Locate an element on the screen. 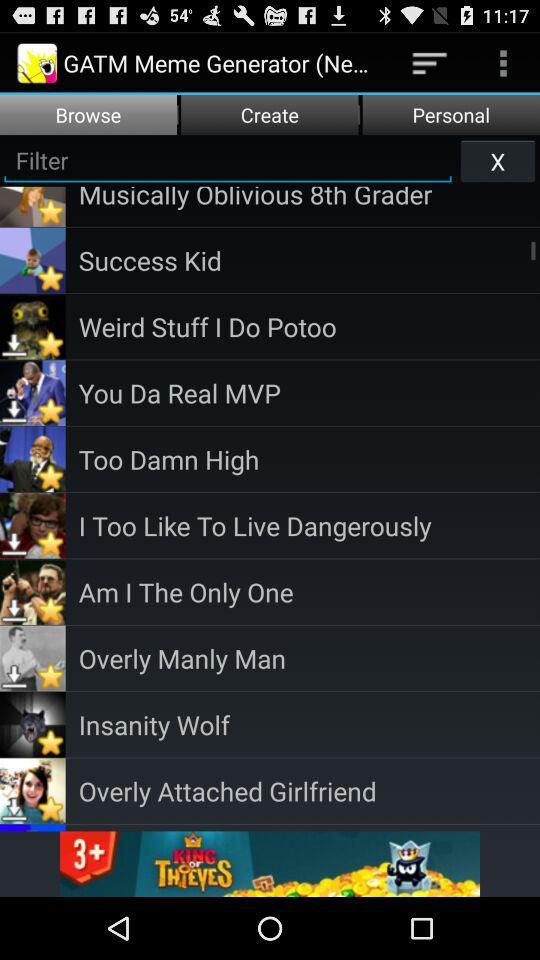 Image resolution: width=540 pixels, height=960 pixels. app above personal icon is located at coordinates (502, 62).